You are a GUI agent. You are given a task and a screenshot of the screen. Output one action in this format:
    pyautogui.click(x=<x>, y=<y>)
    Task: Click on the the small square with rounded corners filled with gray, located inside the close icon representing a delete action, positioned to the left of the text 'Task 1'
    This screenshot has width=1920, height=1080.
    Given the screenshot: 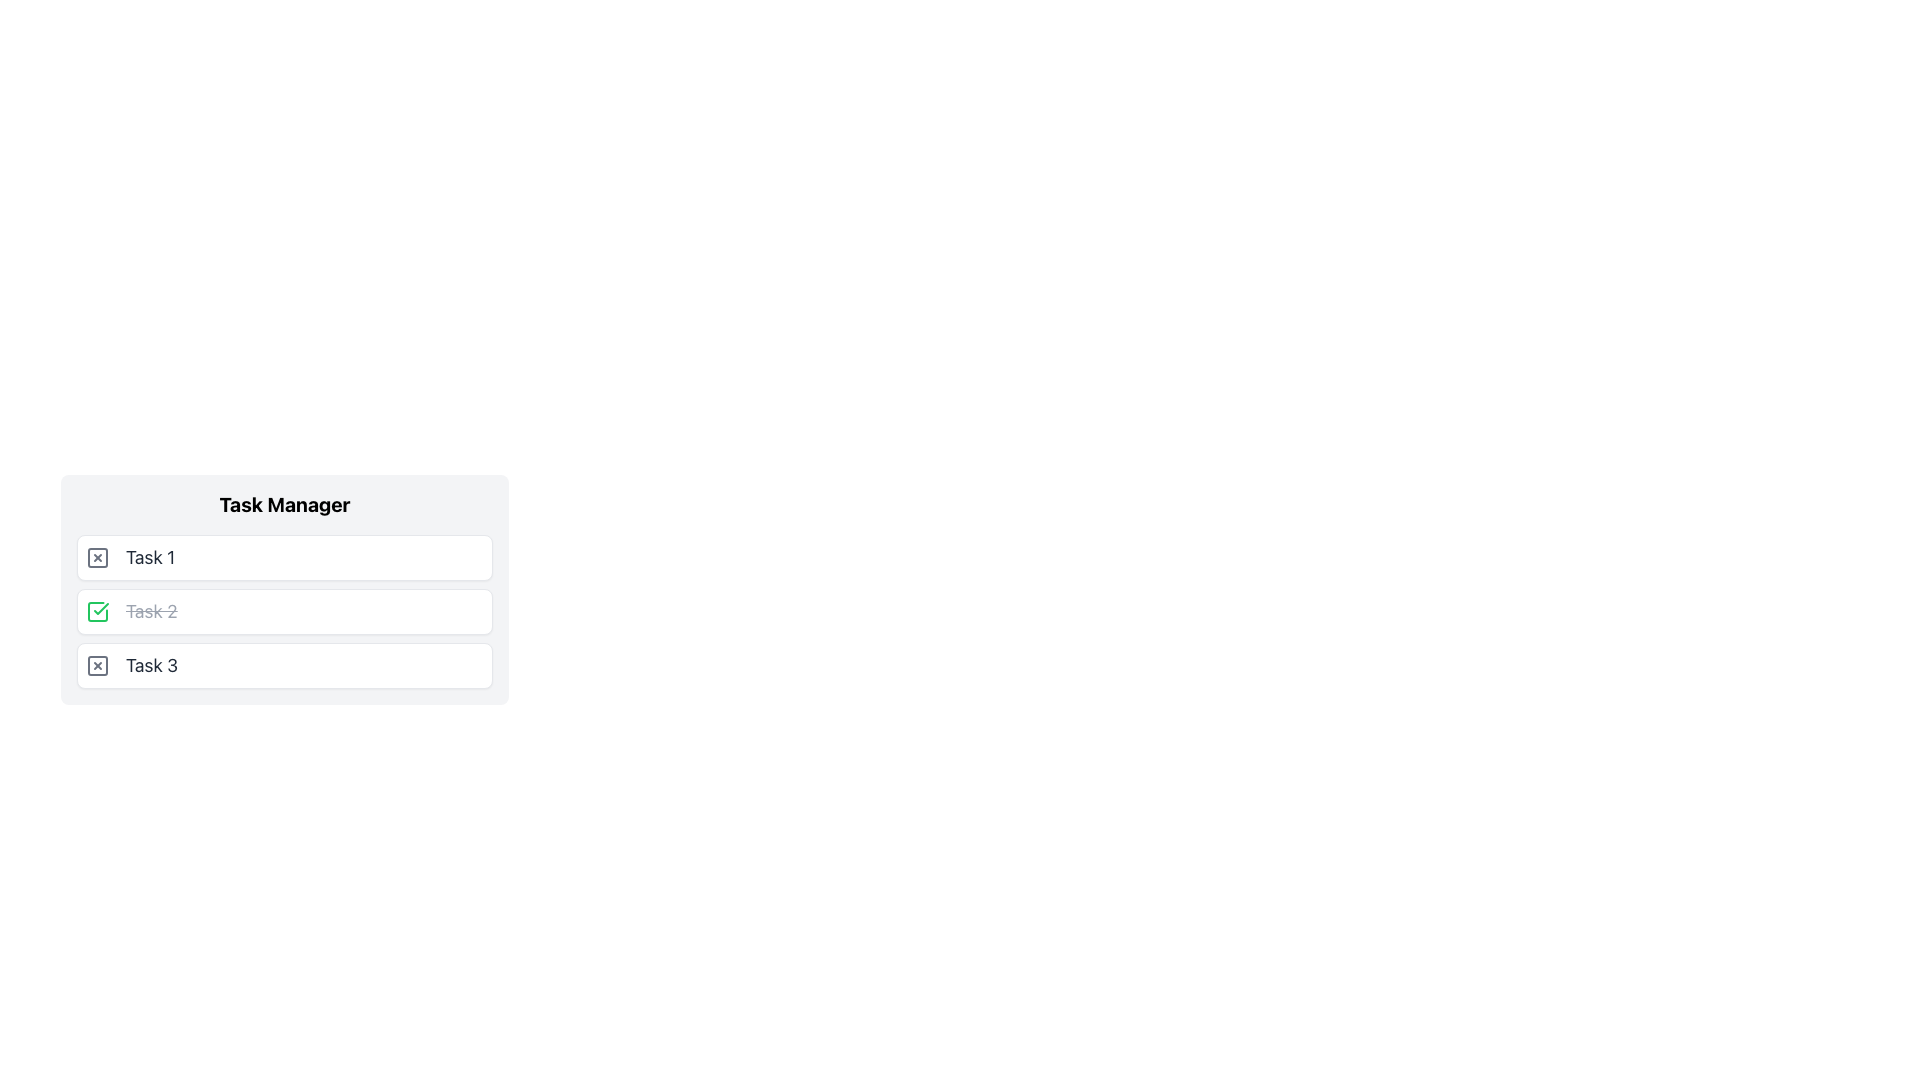 What is the action you would take?
    pyautogui.click(x=96, y=558)
    